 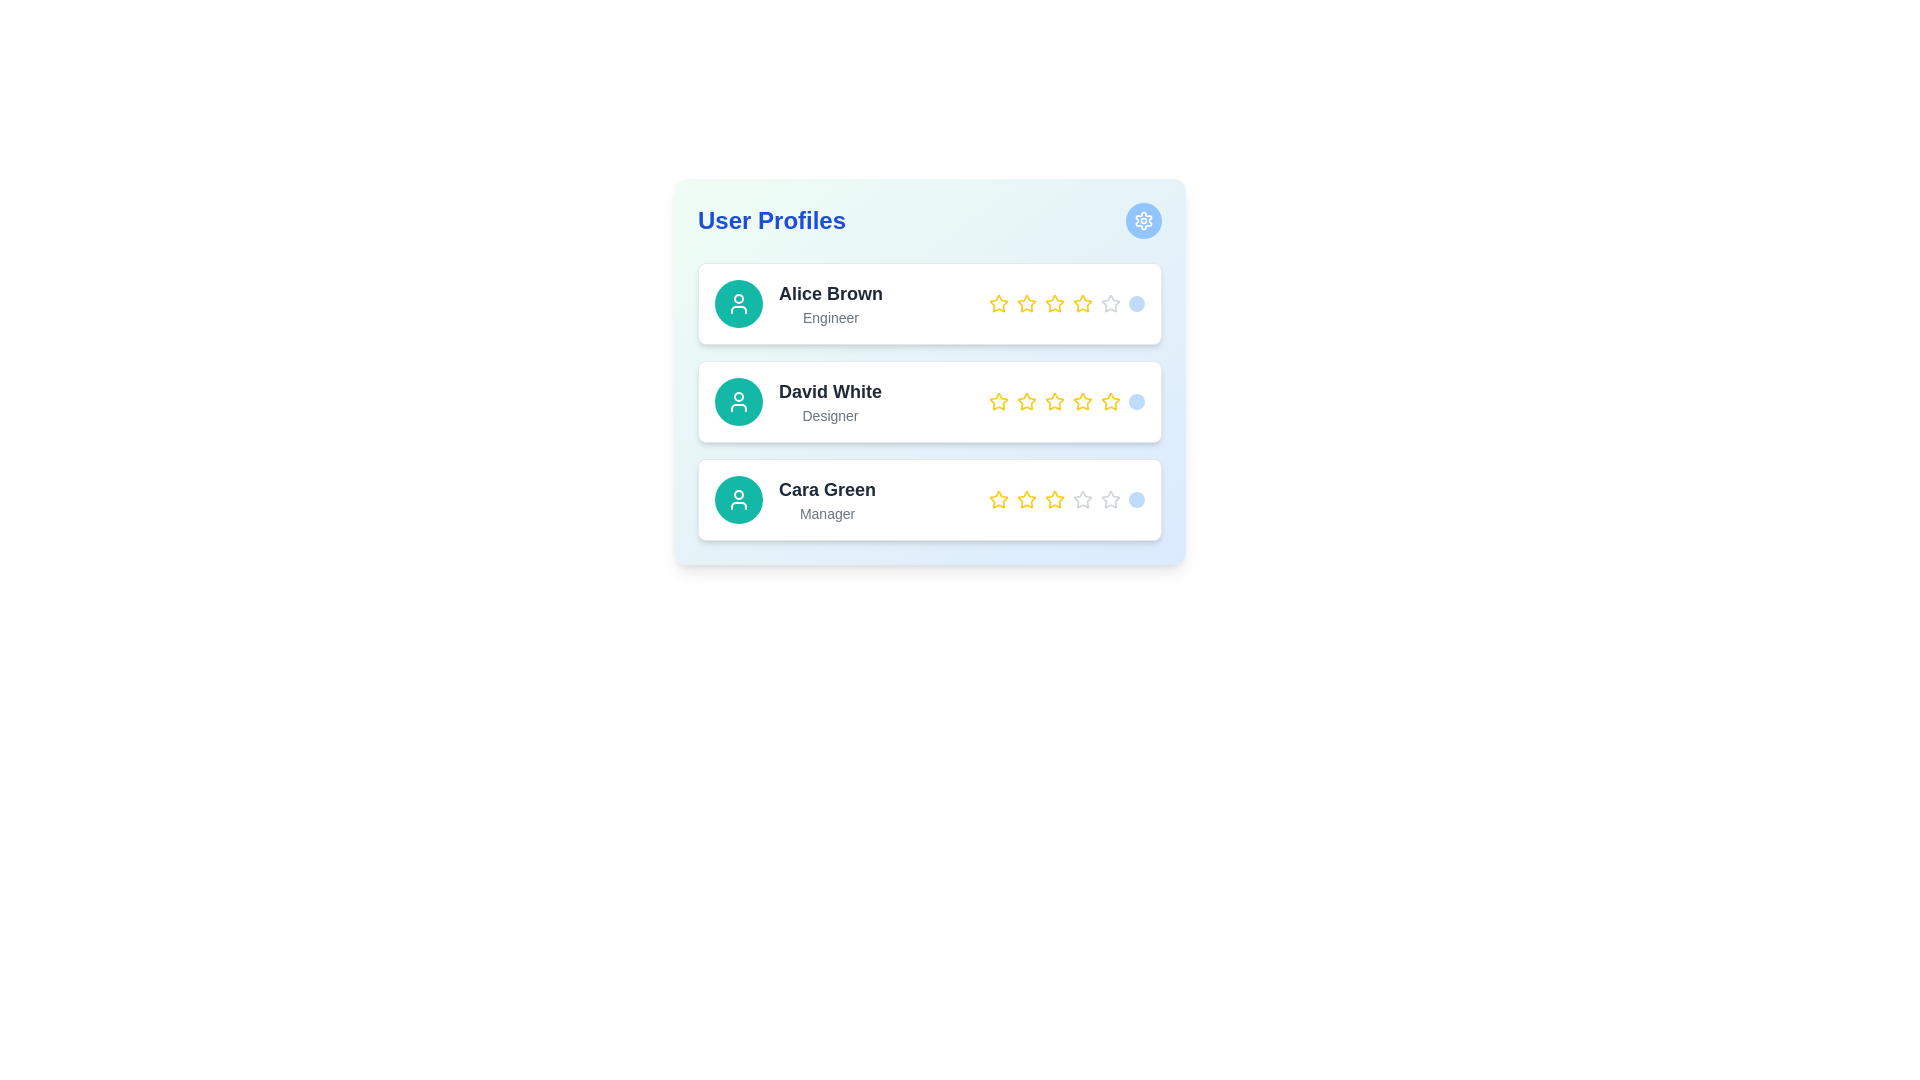 I want to click on the yellow star icon with a hollow center located beside Alice Brown's profile entry, so click(x=998, y=303).